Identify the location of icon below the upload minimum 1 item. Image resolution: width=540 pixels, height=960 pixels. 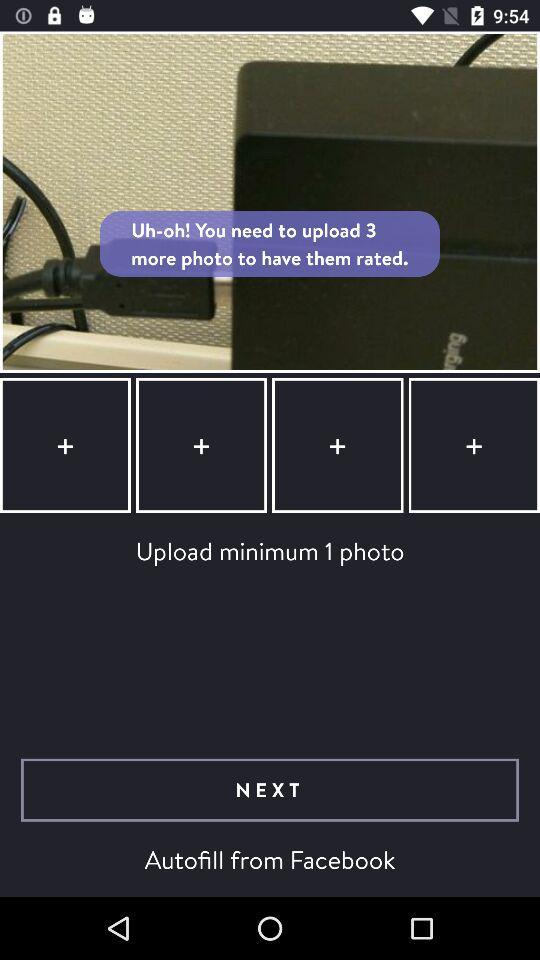
(270, 790).